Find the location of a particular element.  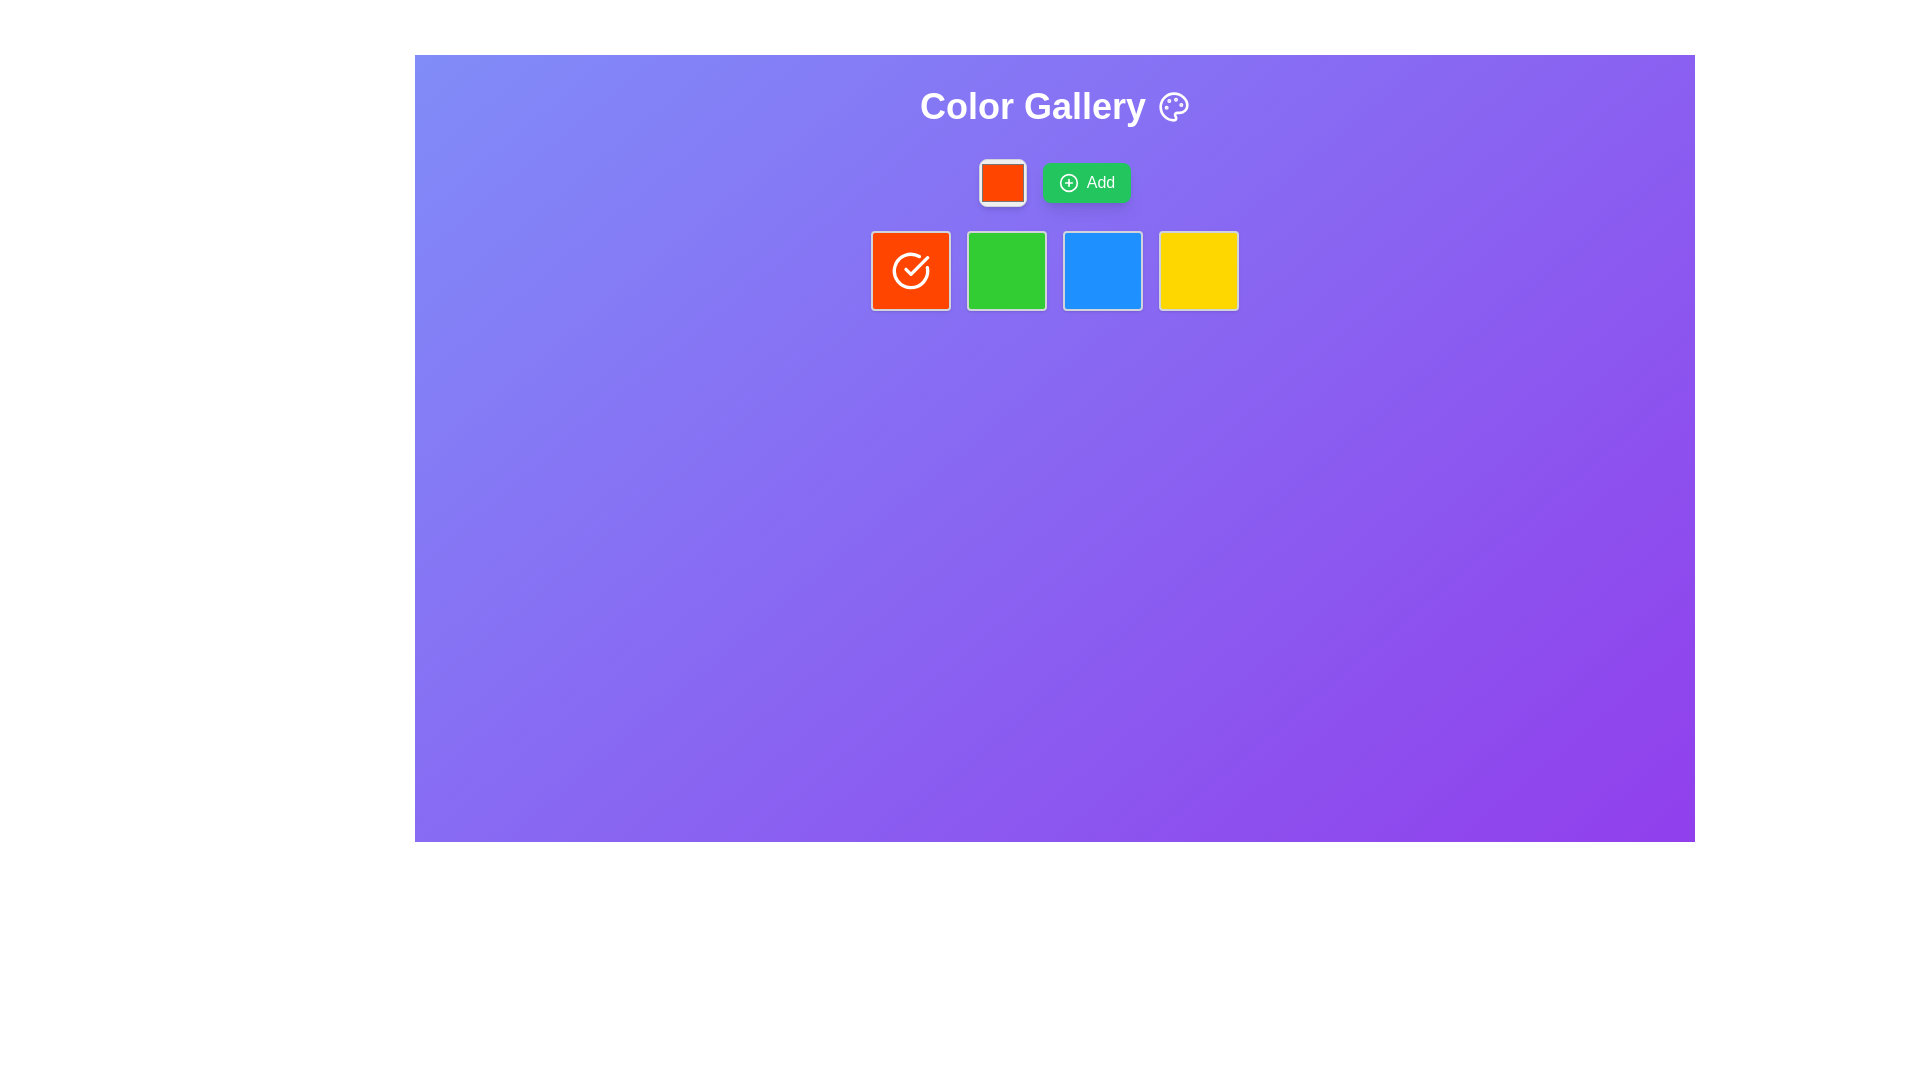

the first Colored Selectable Tile with a bright orange background and a white checkmark icon is located at coordinates (910, 270).